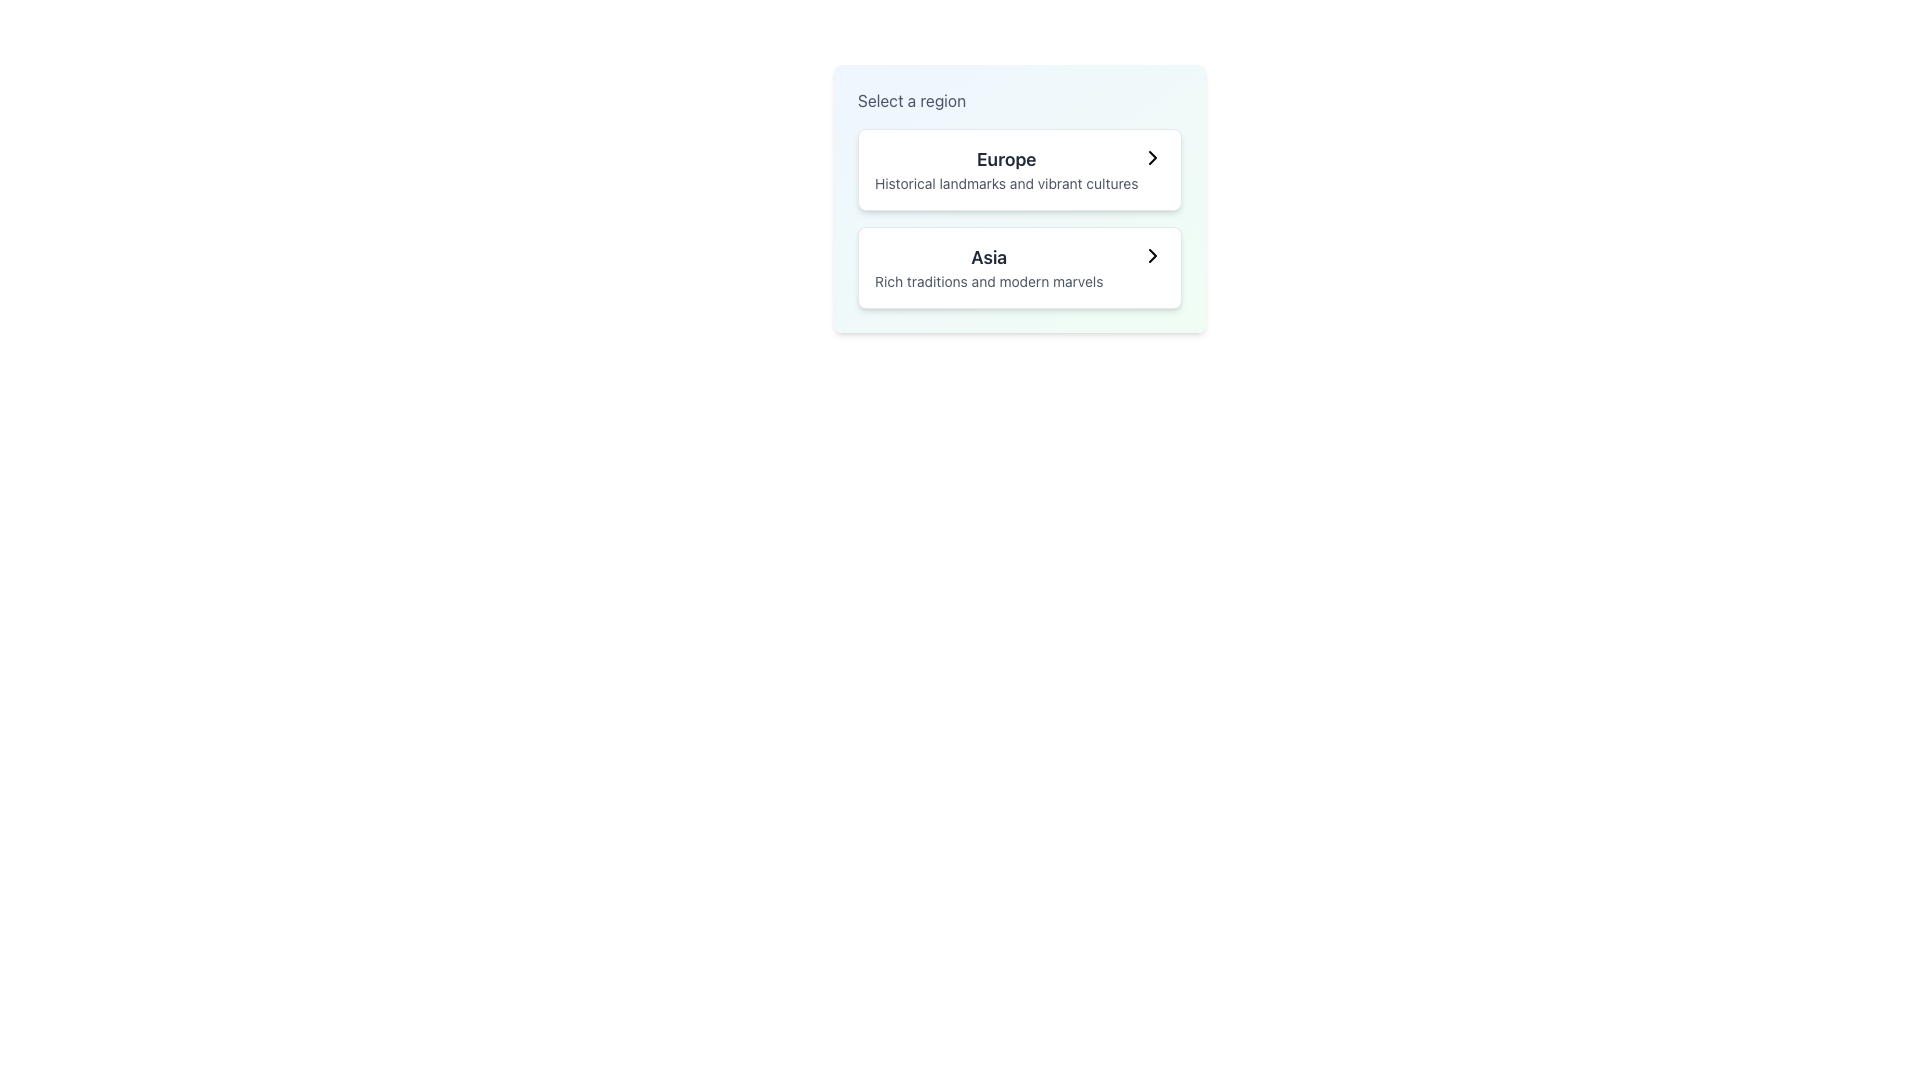 The width and height of the screenshot is (1920, 1080). Describe the element at coordinates (911, 100) in the screenshot. I see `the text label 'Select a region' which is styled in light gray and positioned at the top of the section box containing region selection options` at that location.